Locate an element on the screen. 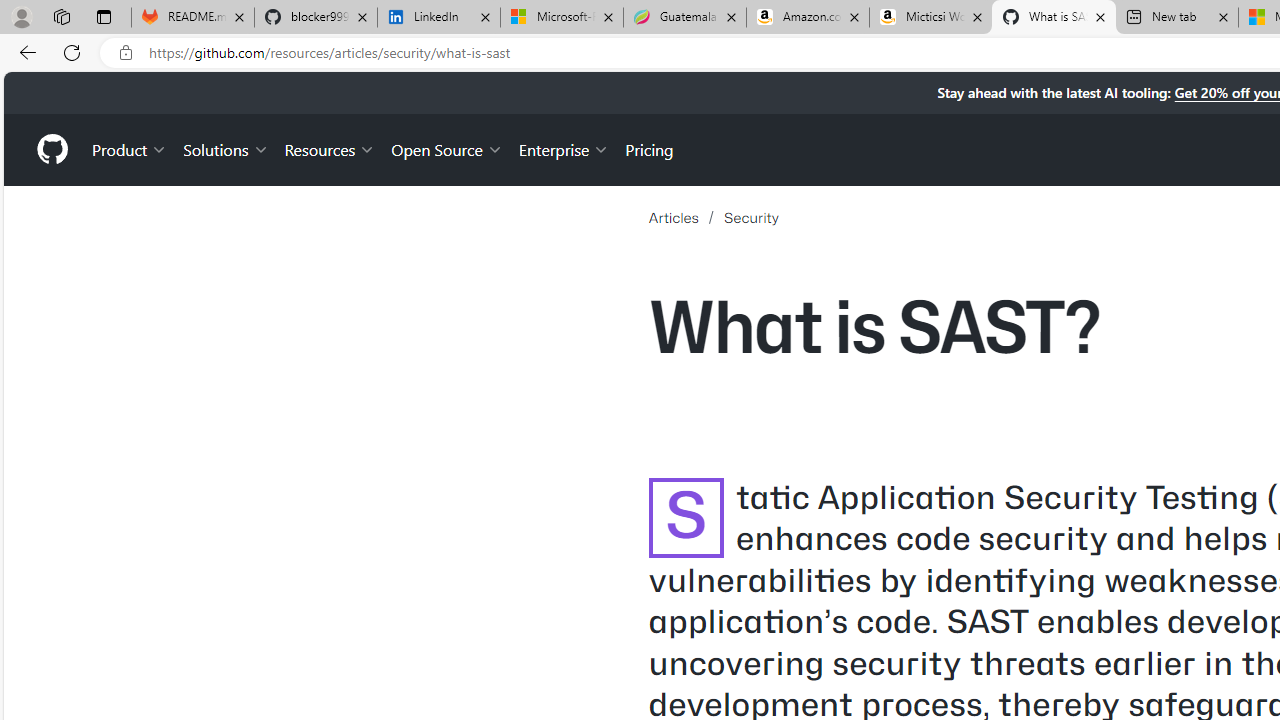 This screenshot has width=1280, height=720. 'Open Source' is located at coordinates (445, 148).